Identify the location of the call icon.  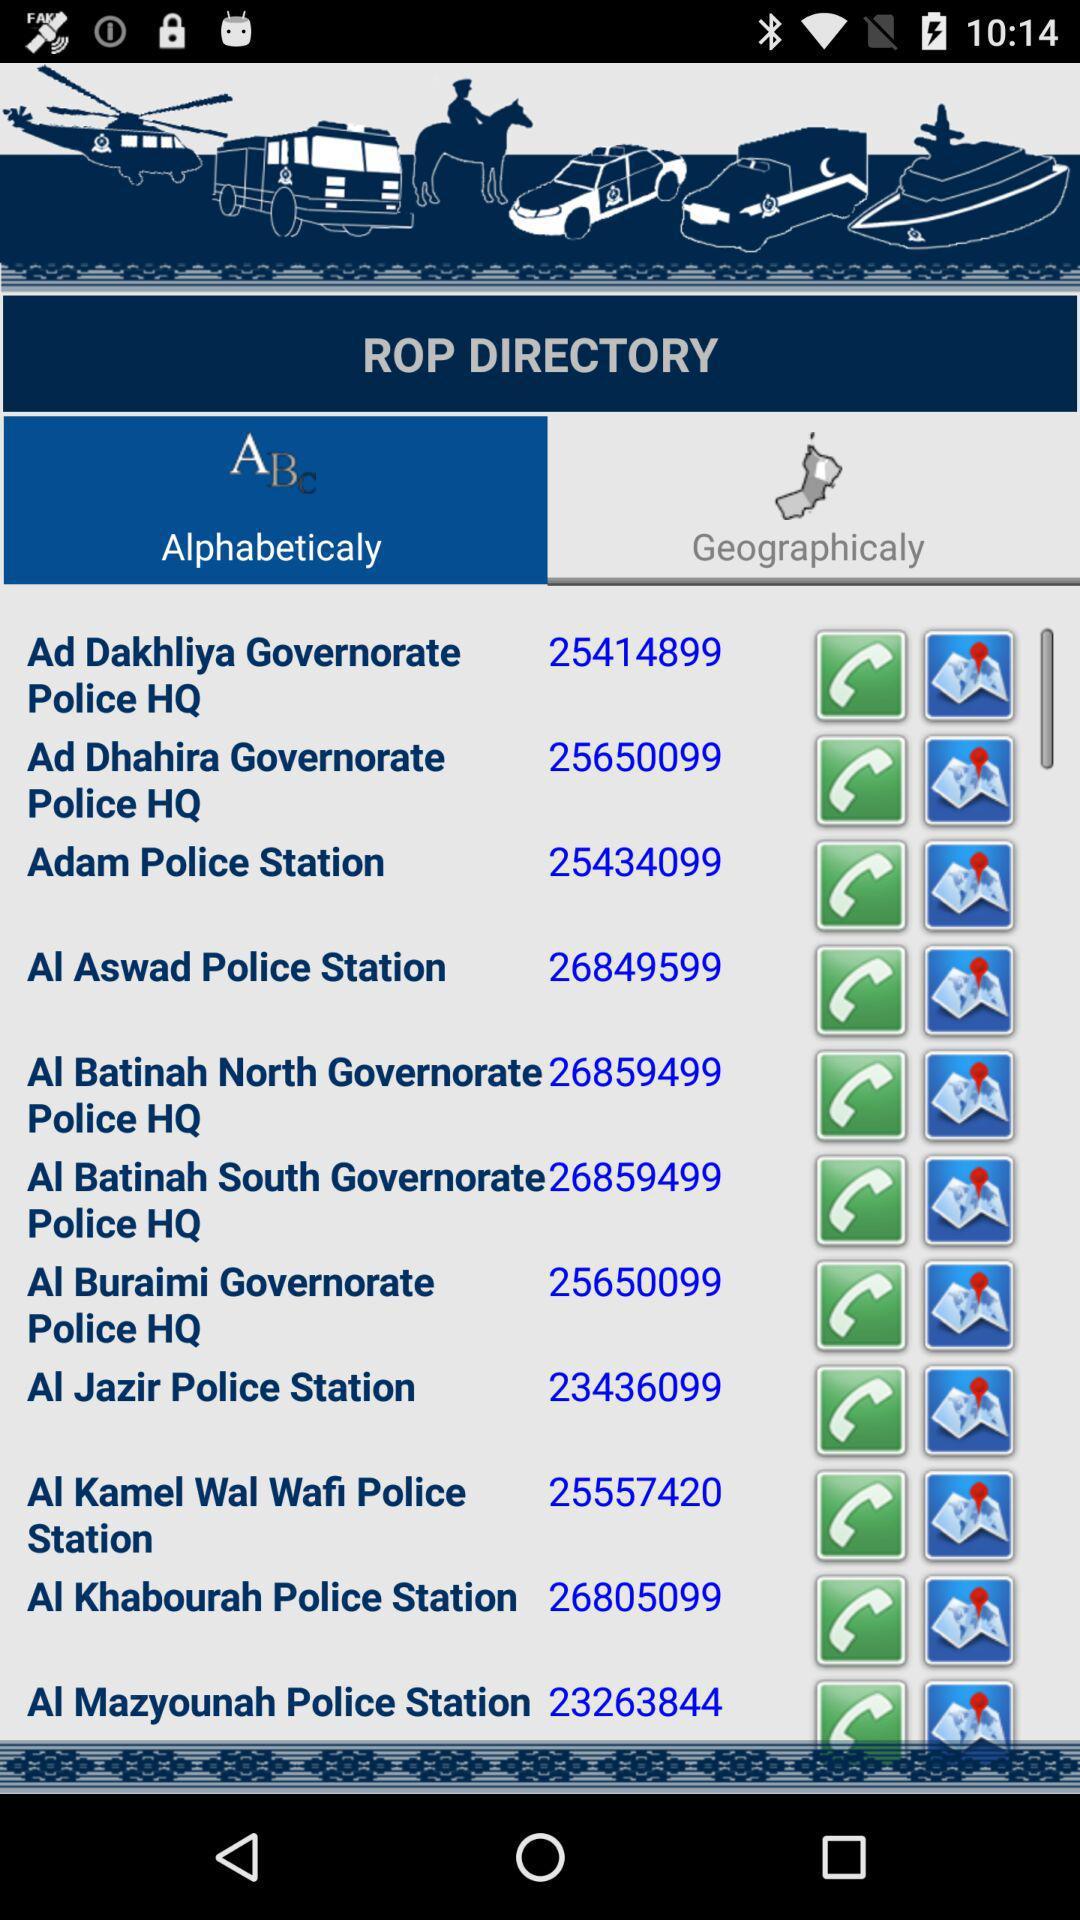
(859, 1060).